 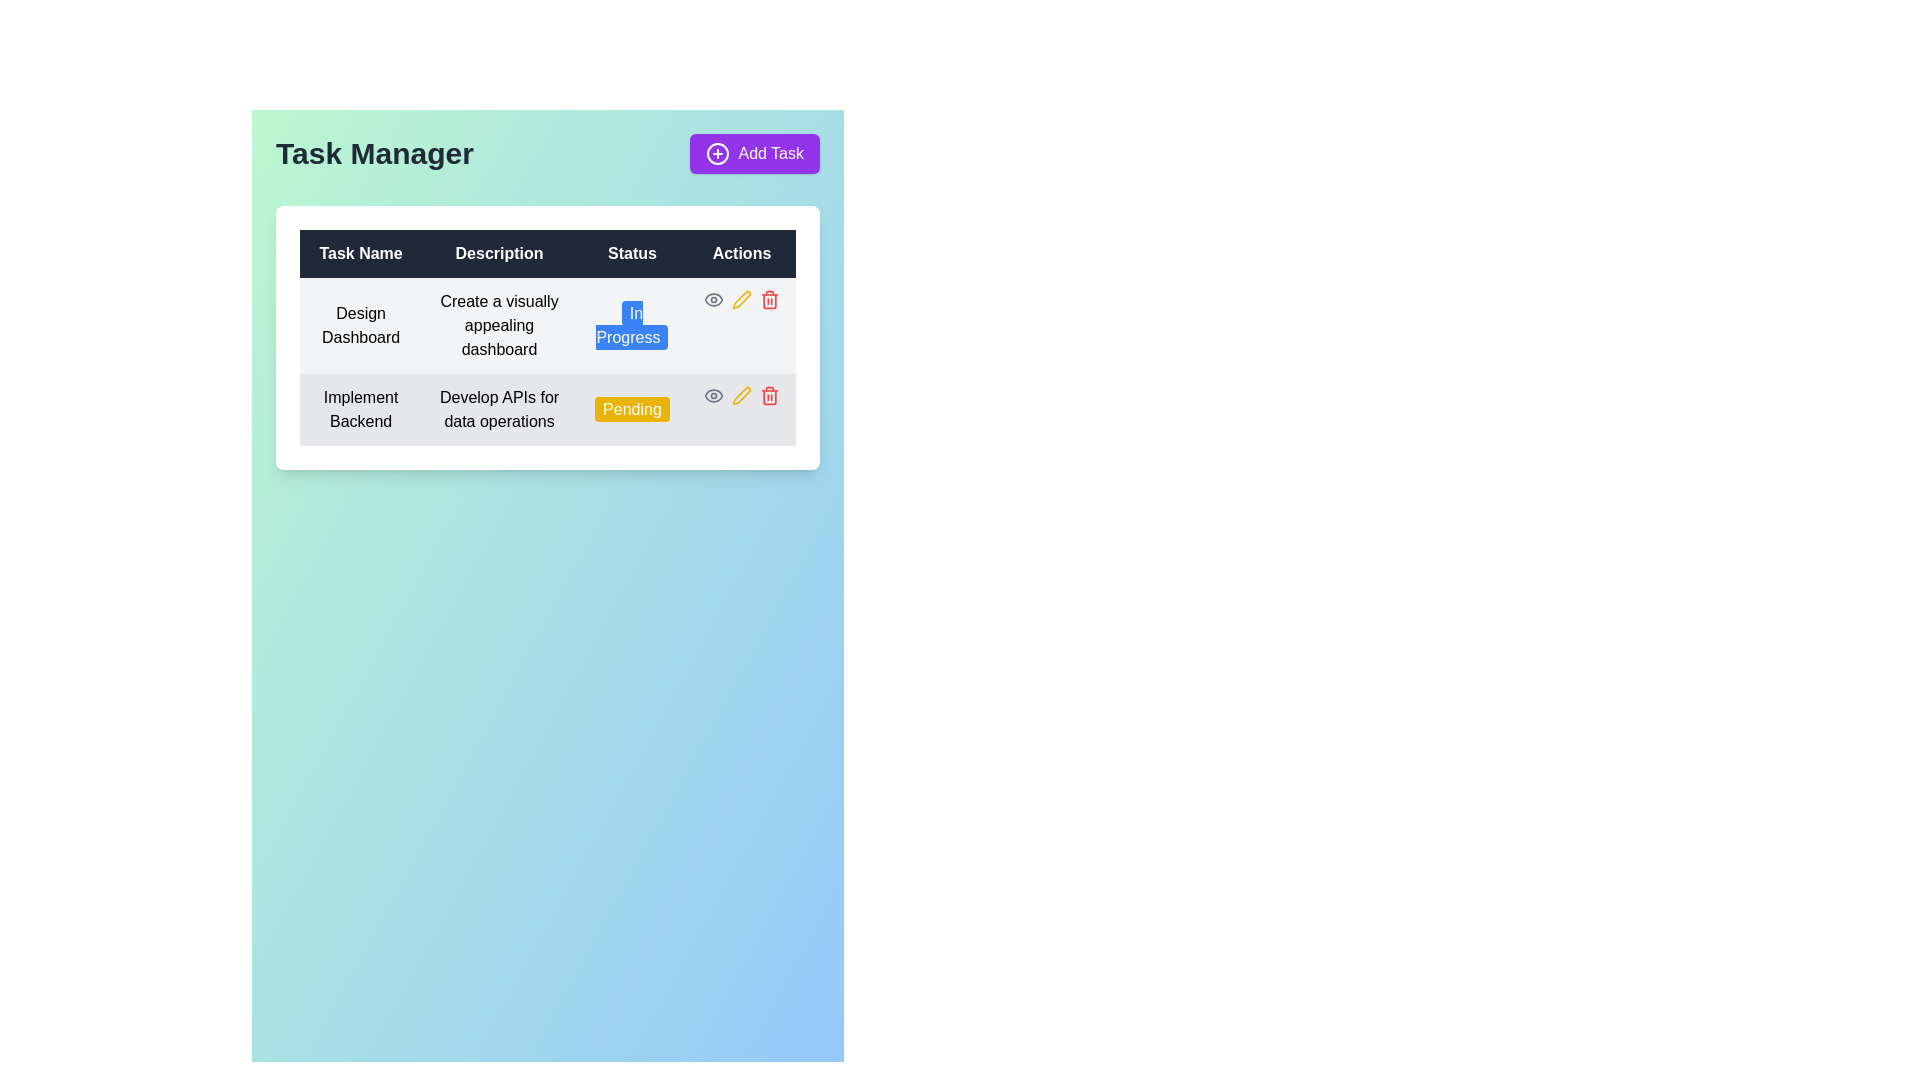 What do you see at coordinates (499, 408) in the screenshot?
I see `the text label that displays 'Develop APIs for data operations' in the 'Description' column of the task table, specifically in the second row corresponding to the task 'Implement Backend'` at bounding box center [499, 408].